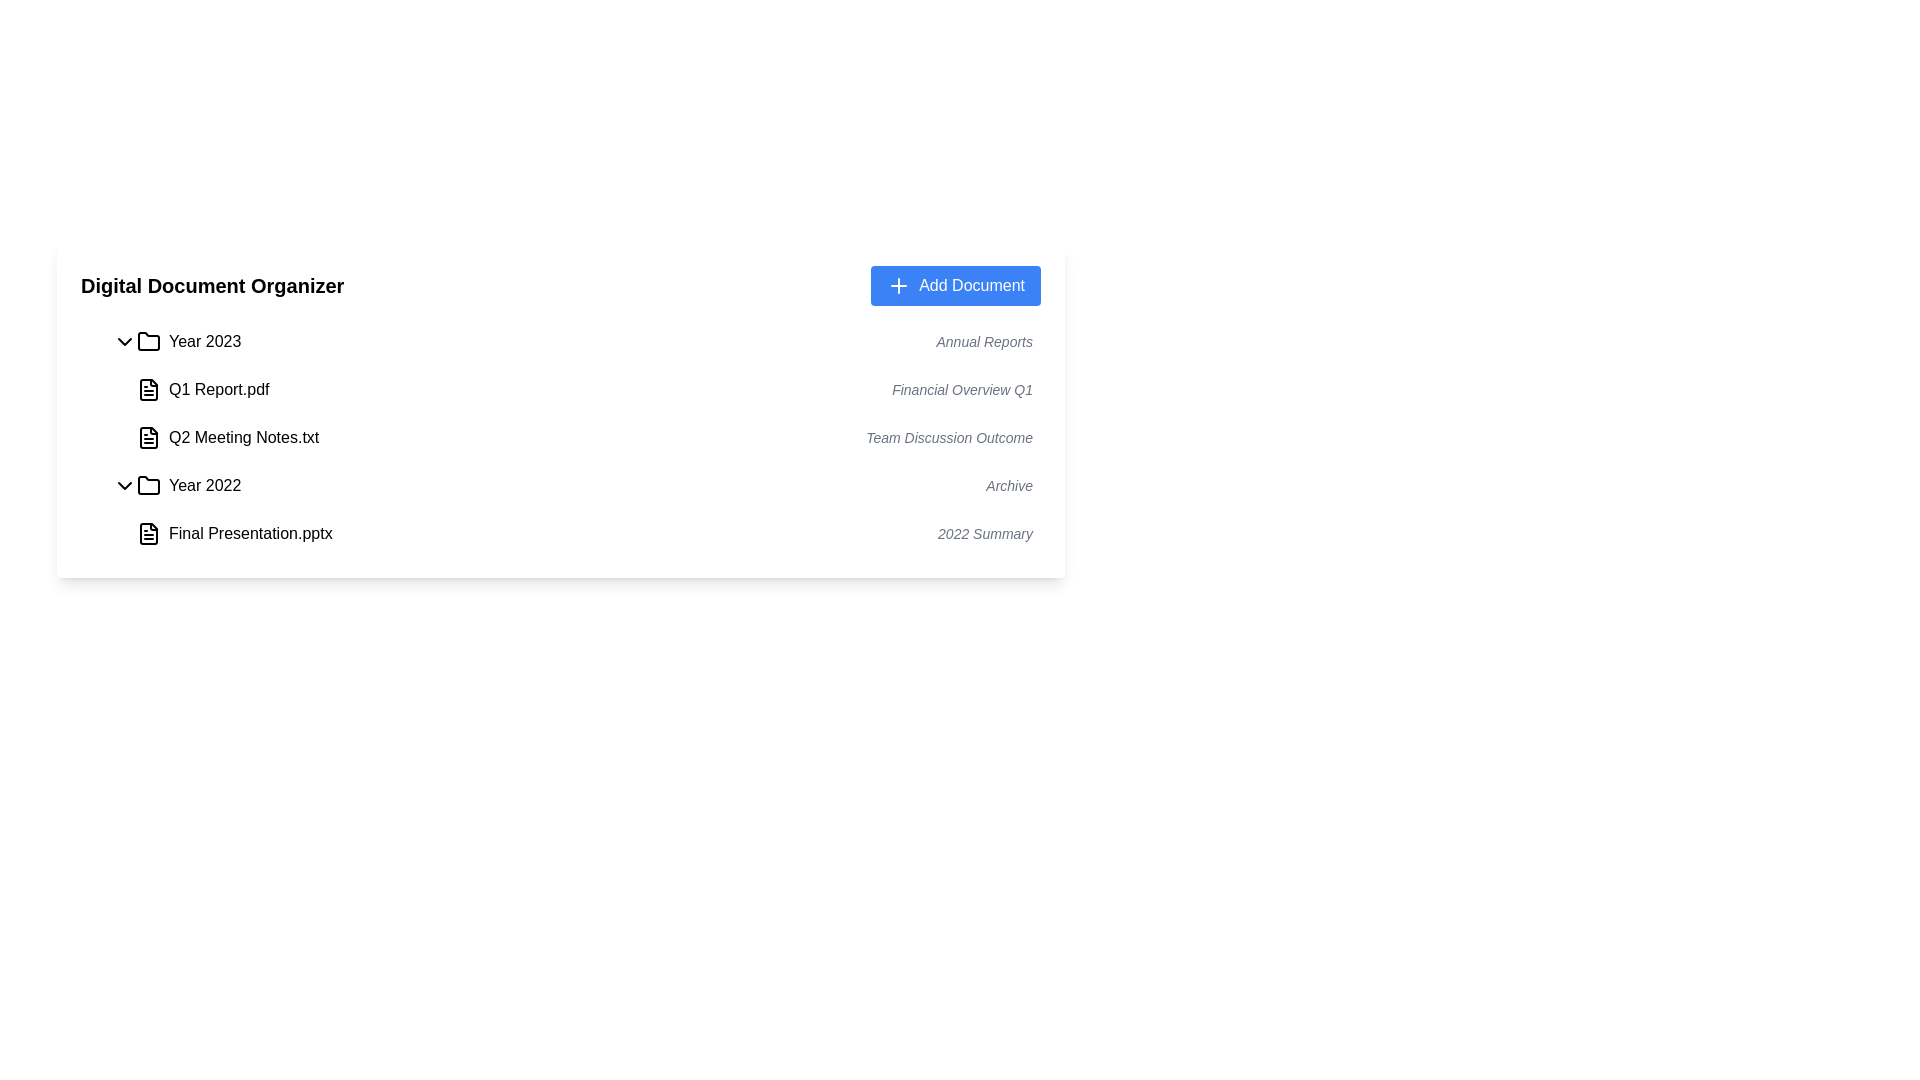  What do you see at coordinates (955, 285) in the screenshot?
I see `the button located in the top-right corner of the 'Digital Document Organizer' section` at bounding box center [955, 285].